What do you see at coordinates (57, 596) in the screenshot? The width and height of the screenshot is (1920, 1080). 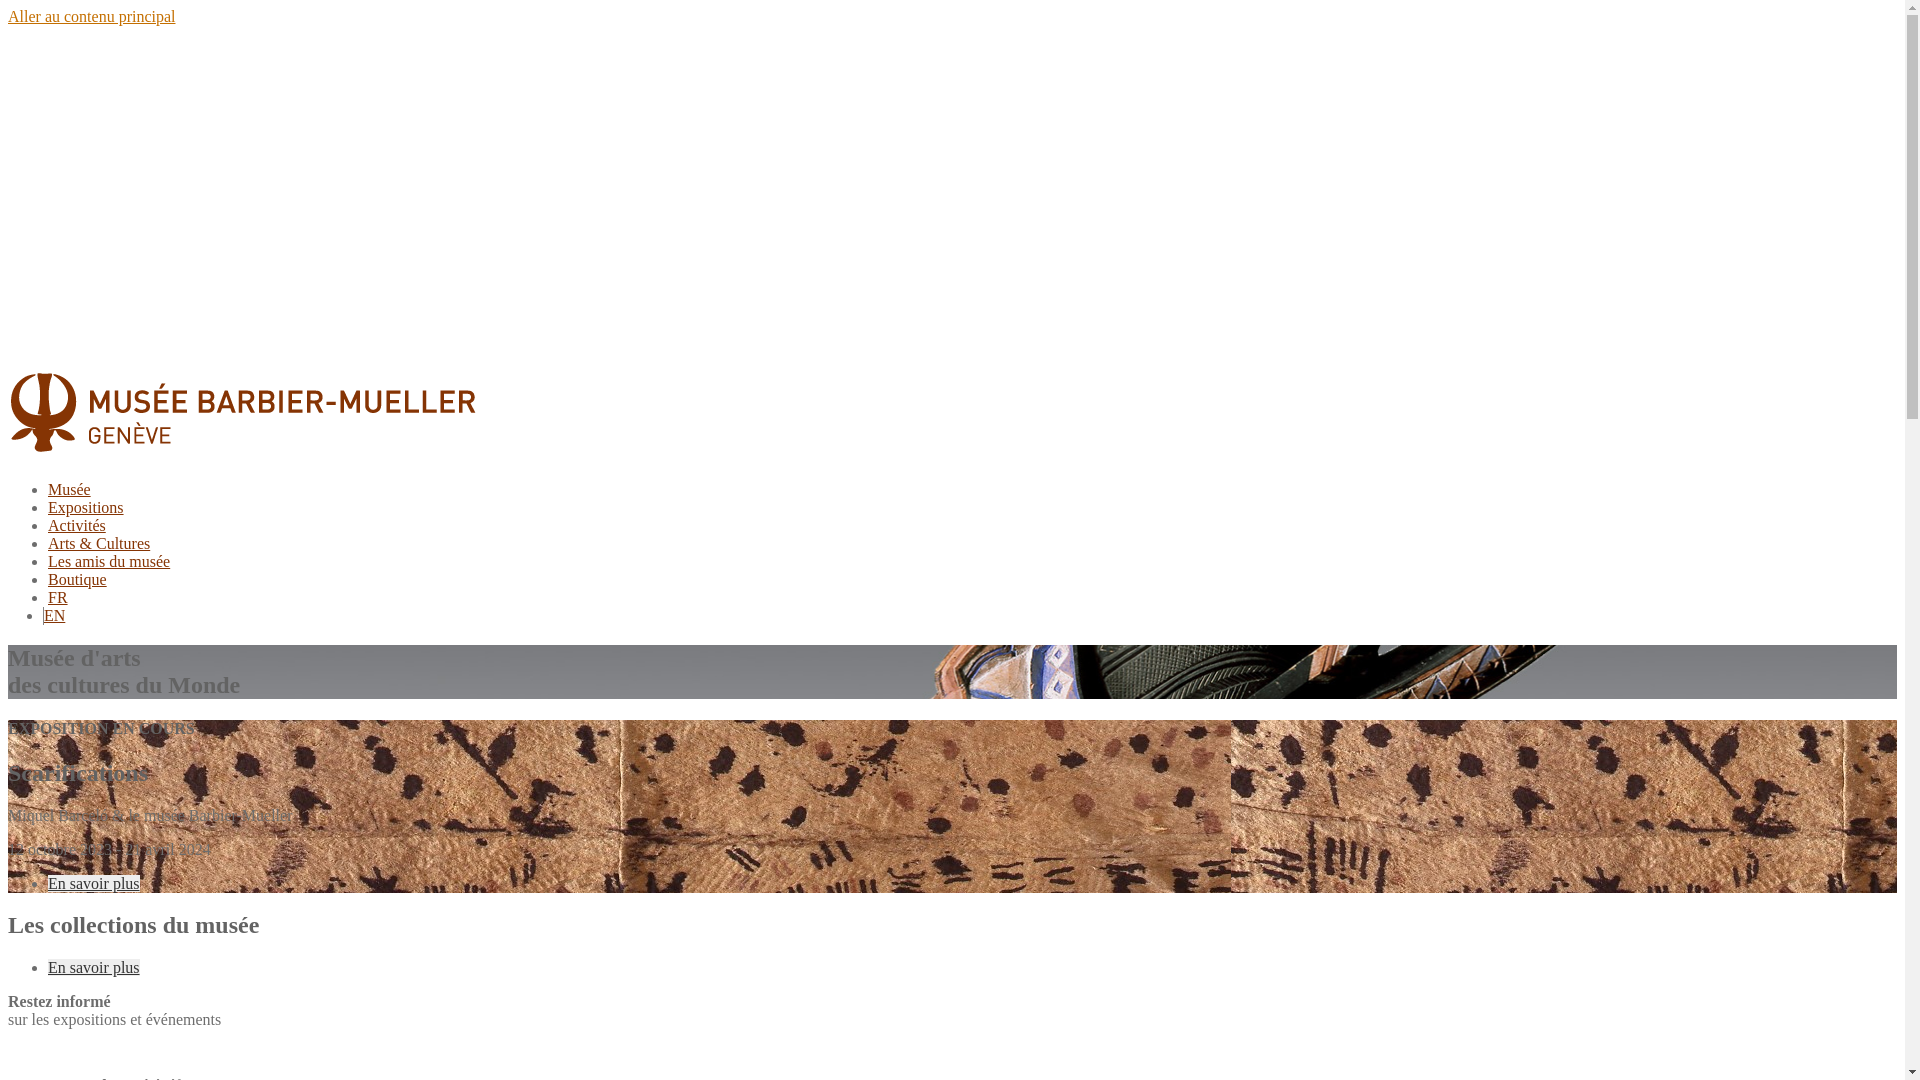 I see `'FR'` at bounding box center [57, 596].